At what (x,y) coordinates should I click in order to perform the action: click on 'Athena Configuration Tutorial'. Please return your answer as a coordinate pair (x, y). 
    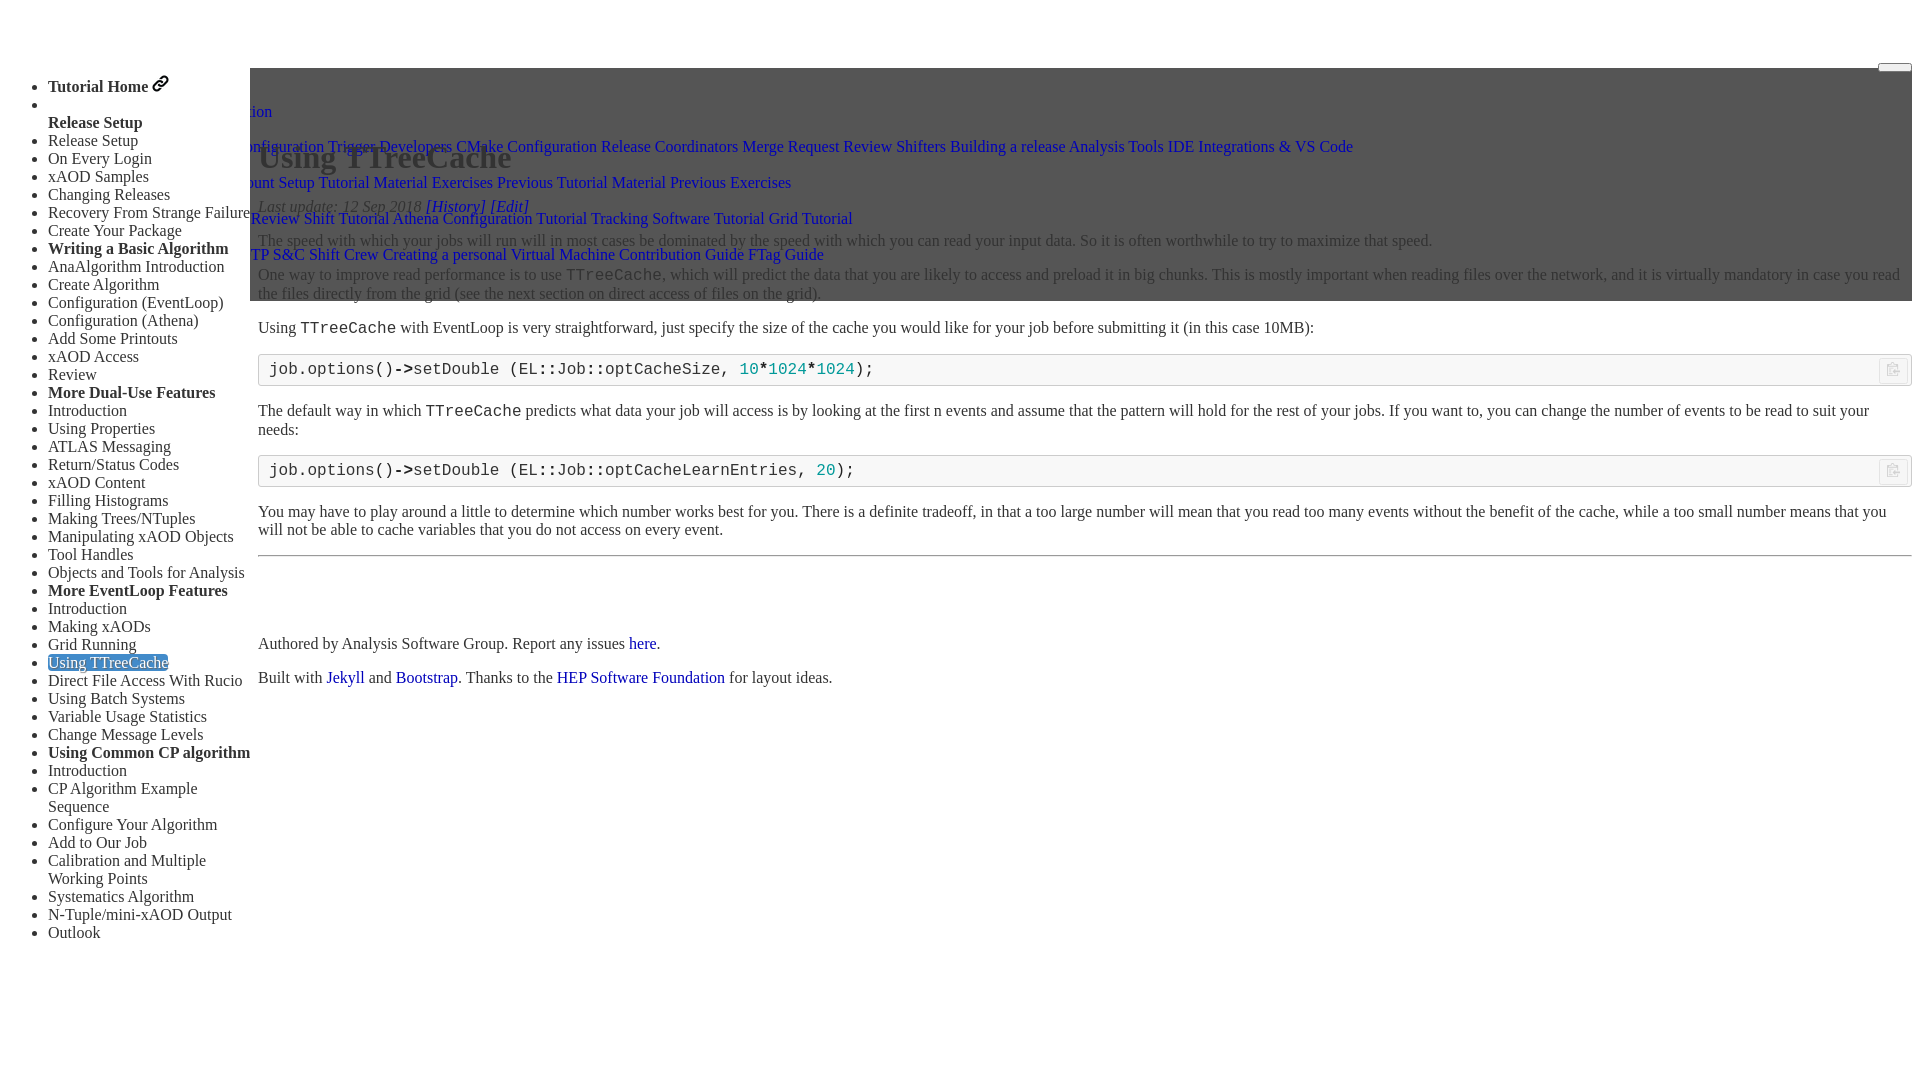
    Looking at the image, I should click on (393, 218).